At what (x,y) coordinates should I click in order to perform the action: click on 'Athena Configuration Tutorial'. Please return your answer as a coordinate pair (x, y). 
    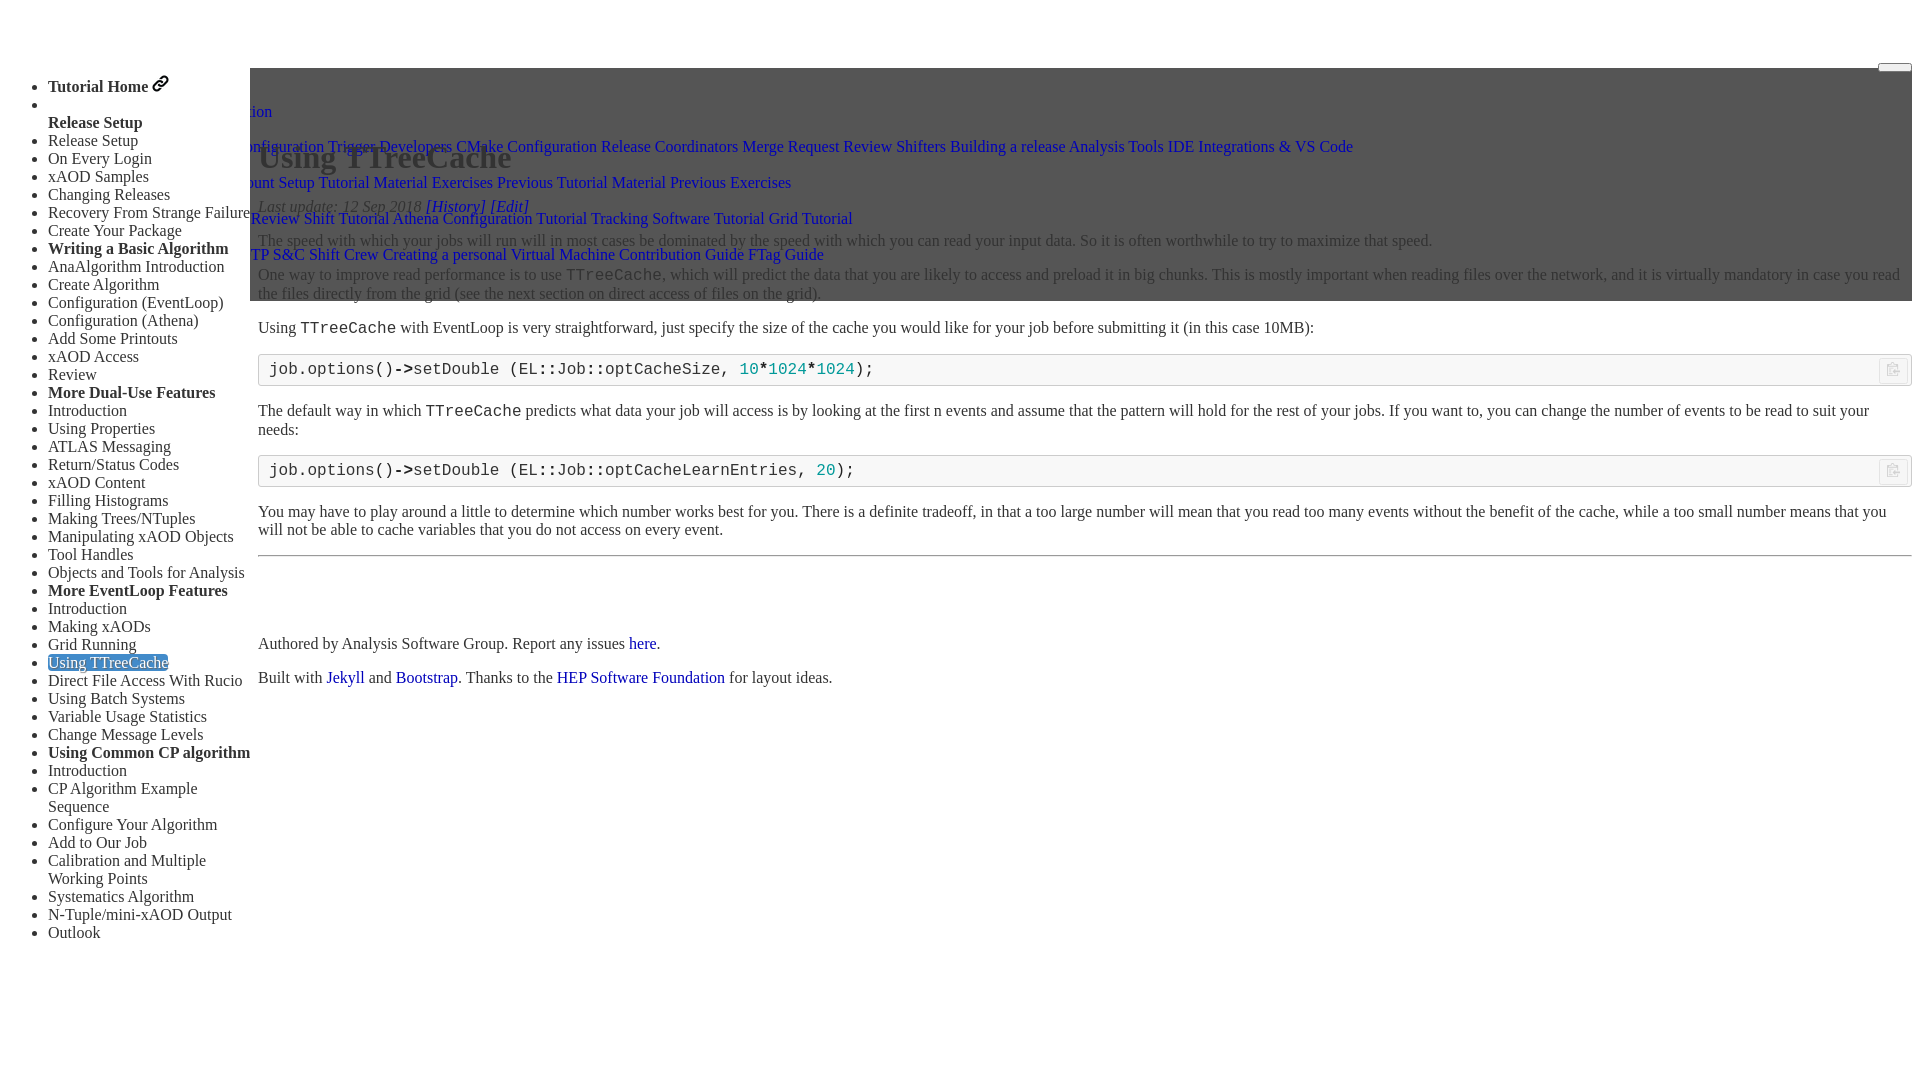
    Looking at the image, I should click on (393, 218).